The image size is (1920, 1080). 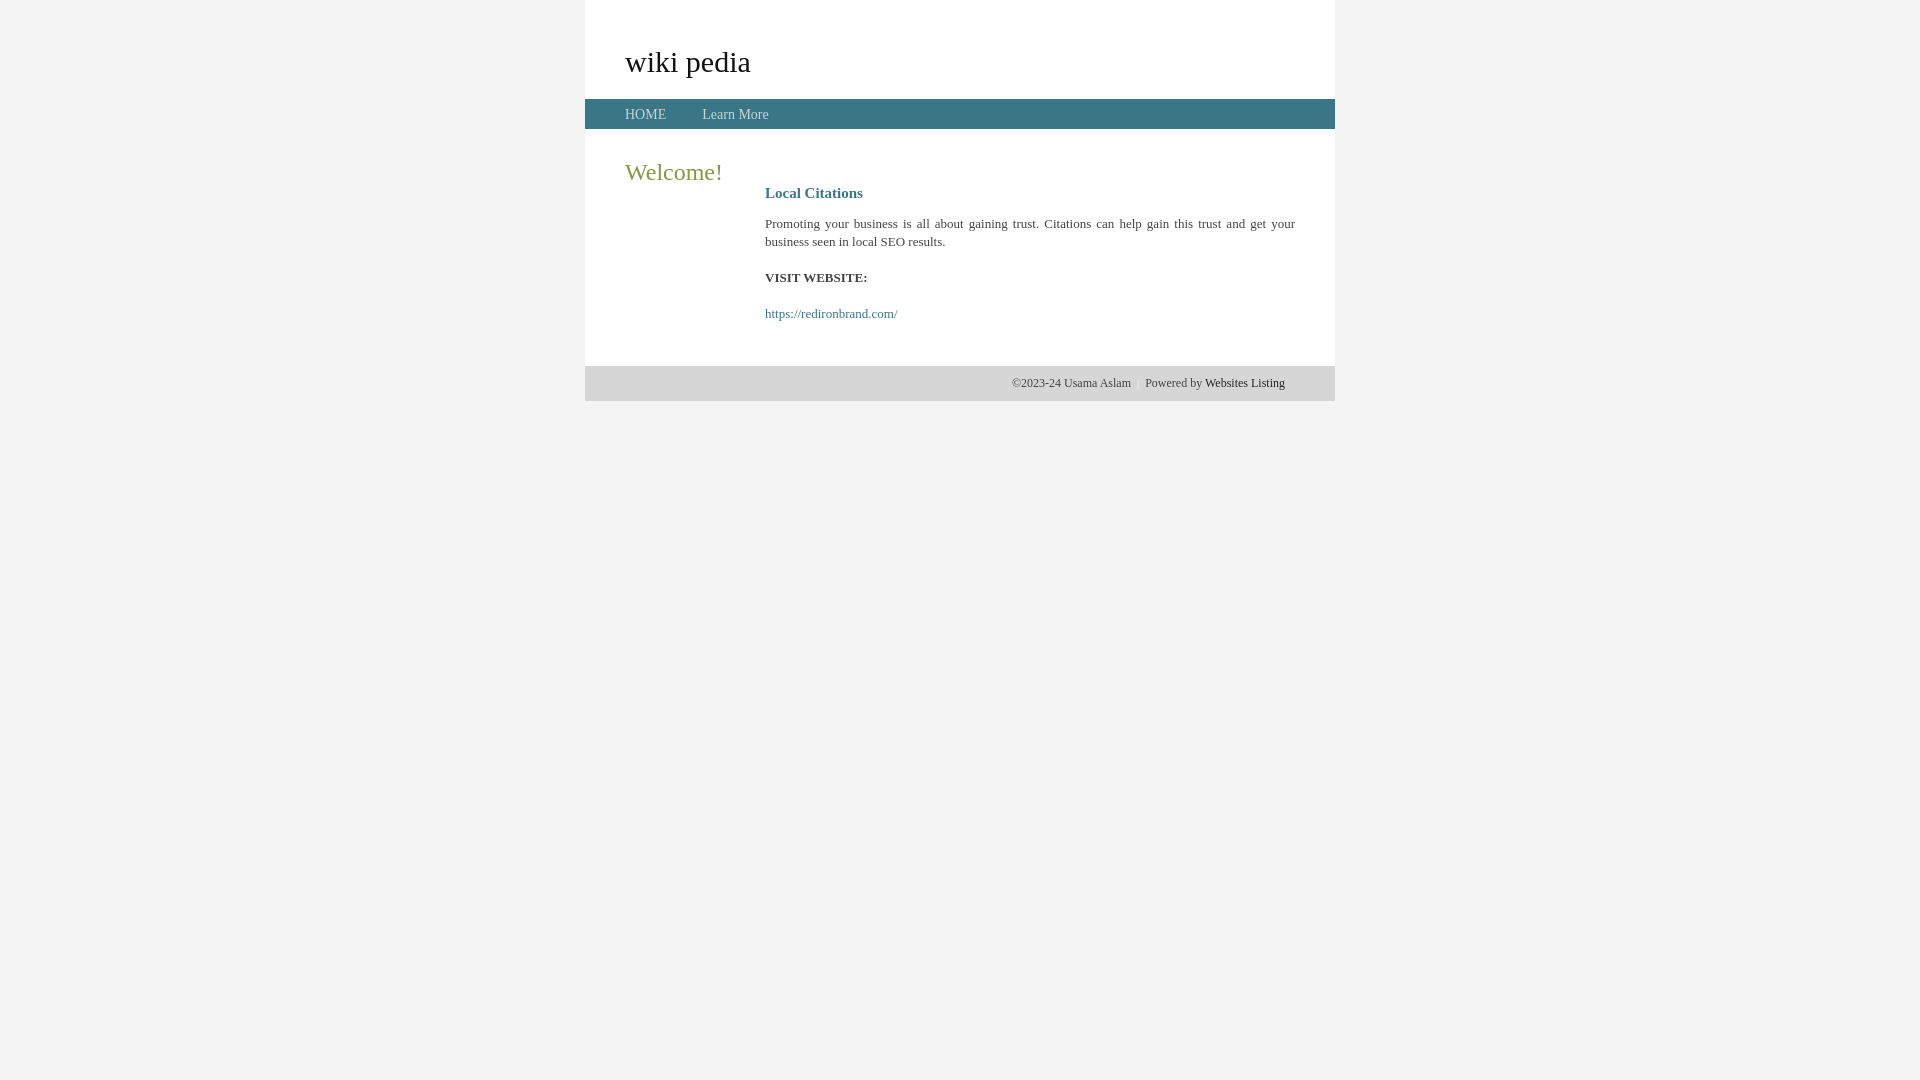 What do you see at coordinates (831, 313) in the screenshot?
I see `'https://redironbrand.com/'` at bounding box center [831, 313].